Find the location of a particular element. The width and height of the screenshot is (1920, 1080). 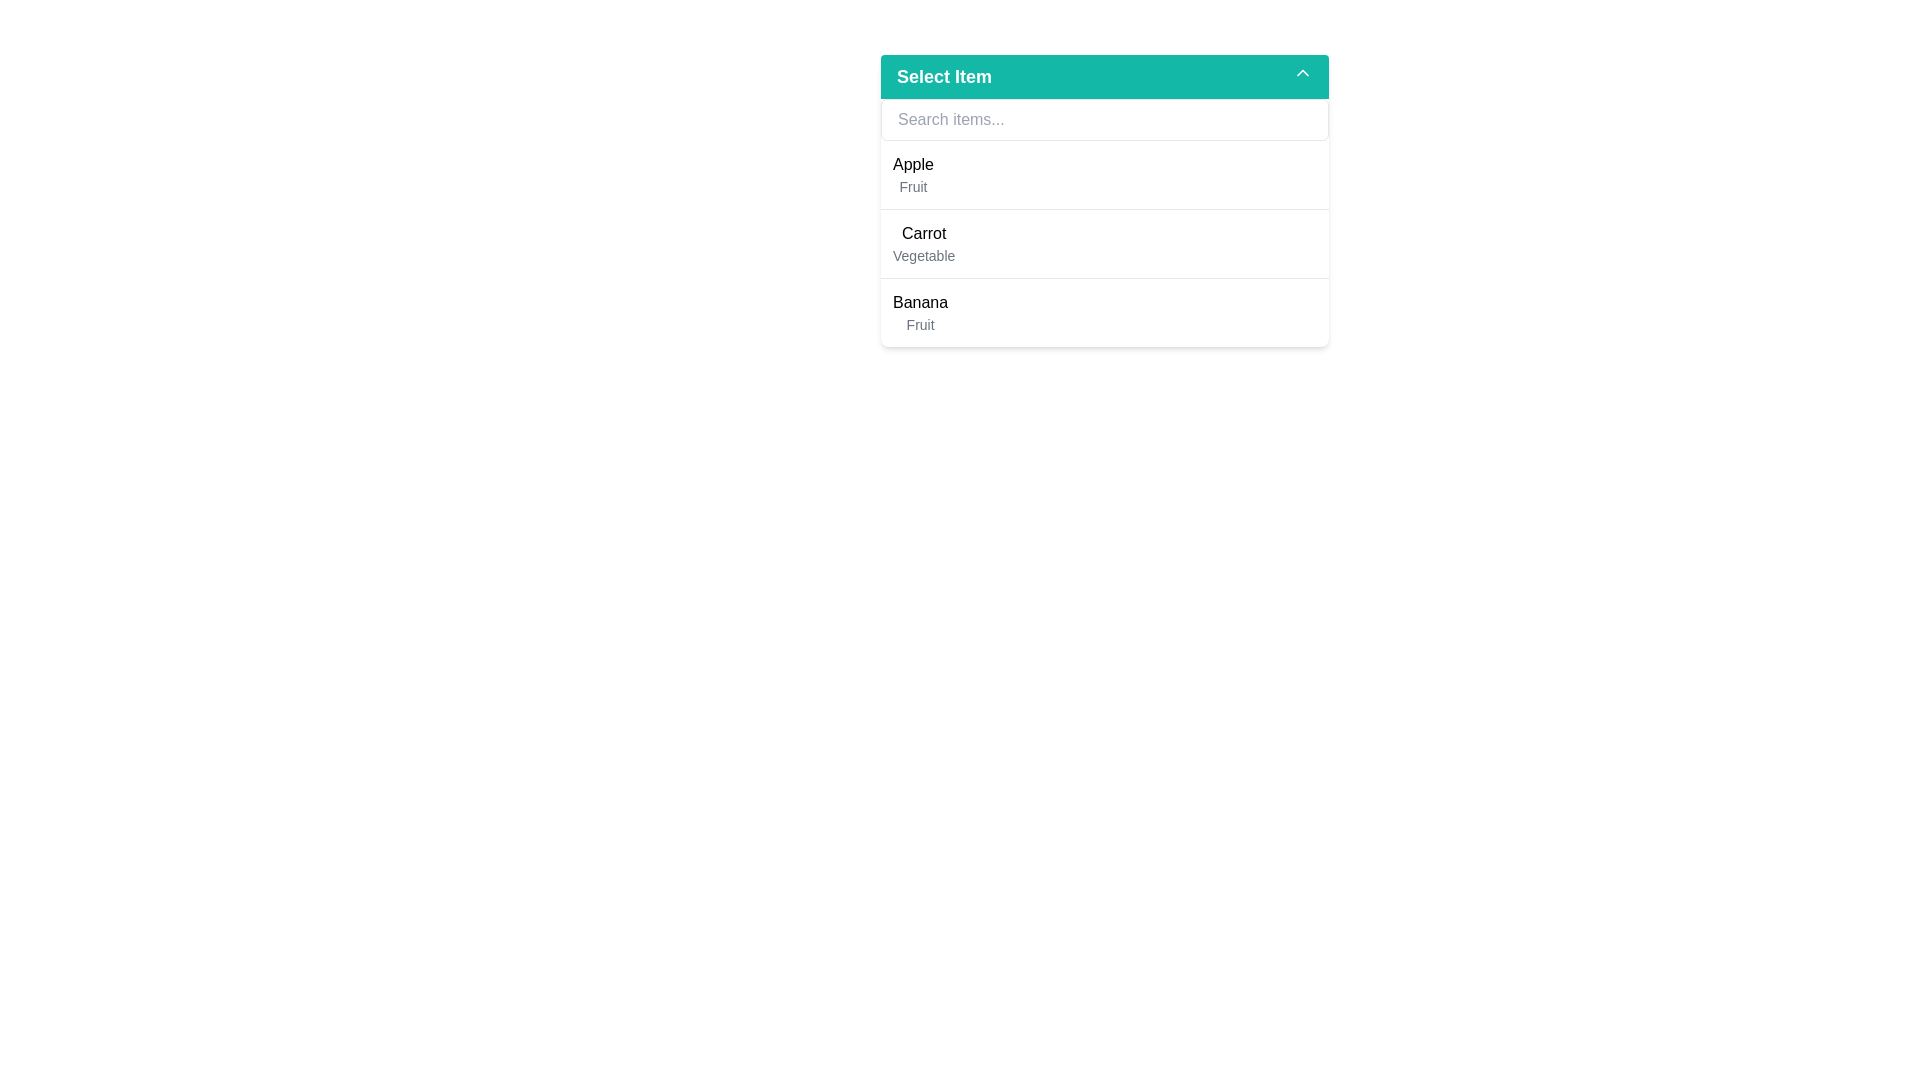

the text label displaying 'Apple' in the dropdown list to focus context is located at coordinates (912, 164).